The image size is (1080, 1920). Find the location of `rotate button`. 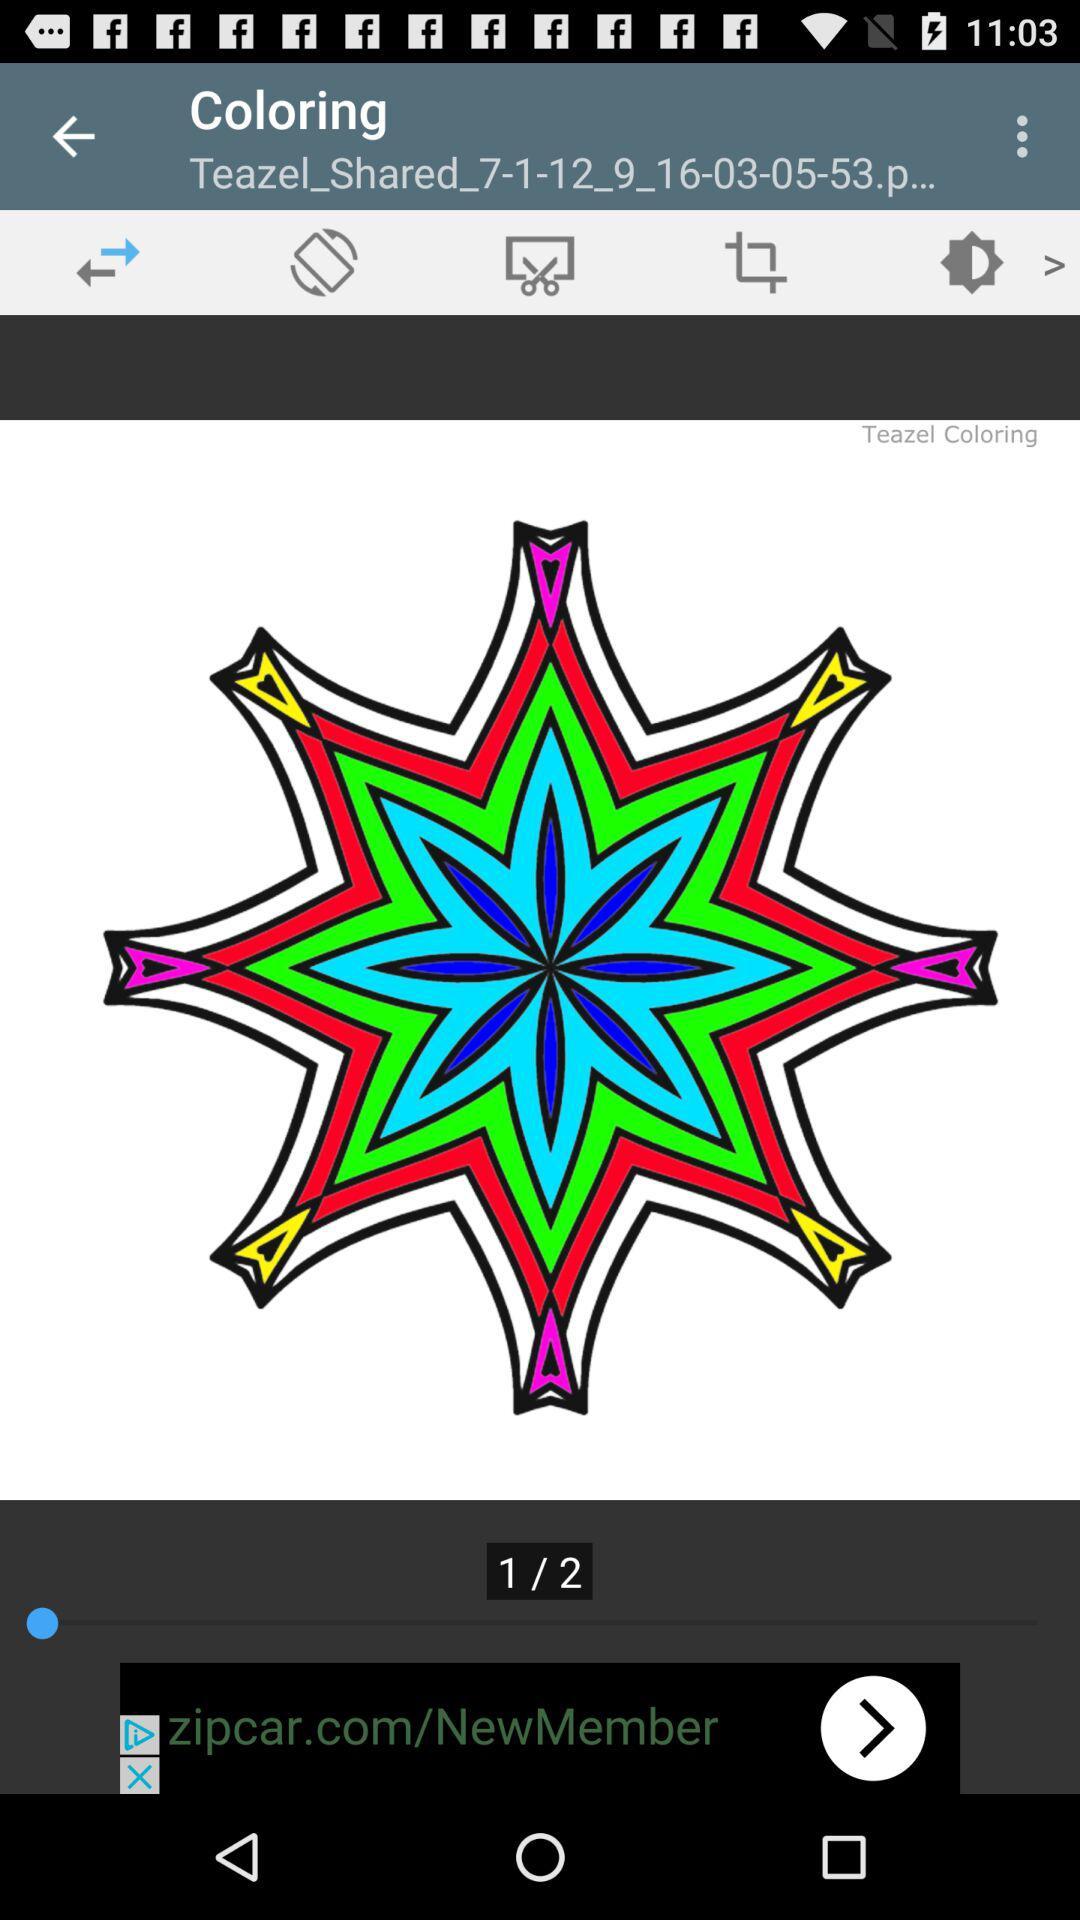

rotate button is located at coordinates (323, 261).